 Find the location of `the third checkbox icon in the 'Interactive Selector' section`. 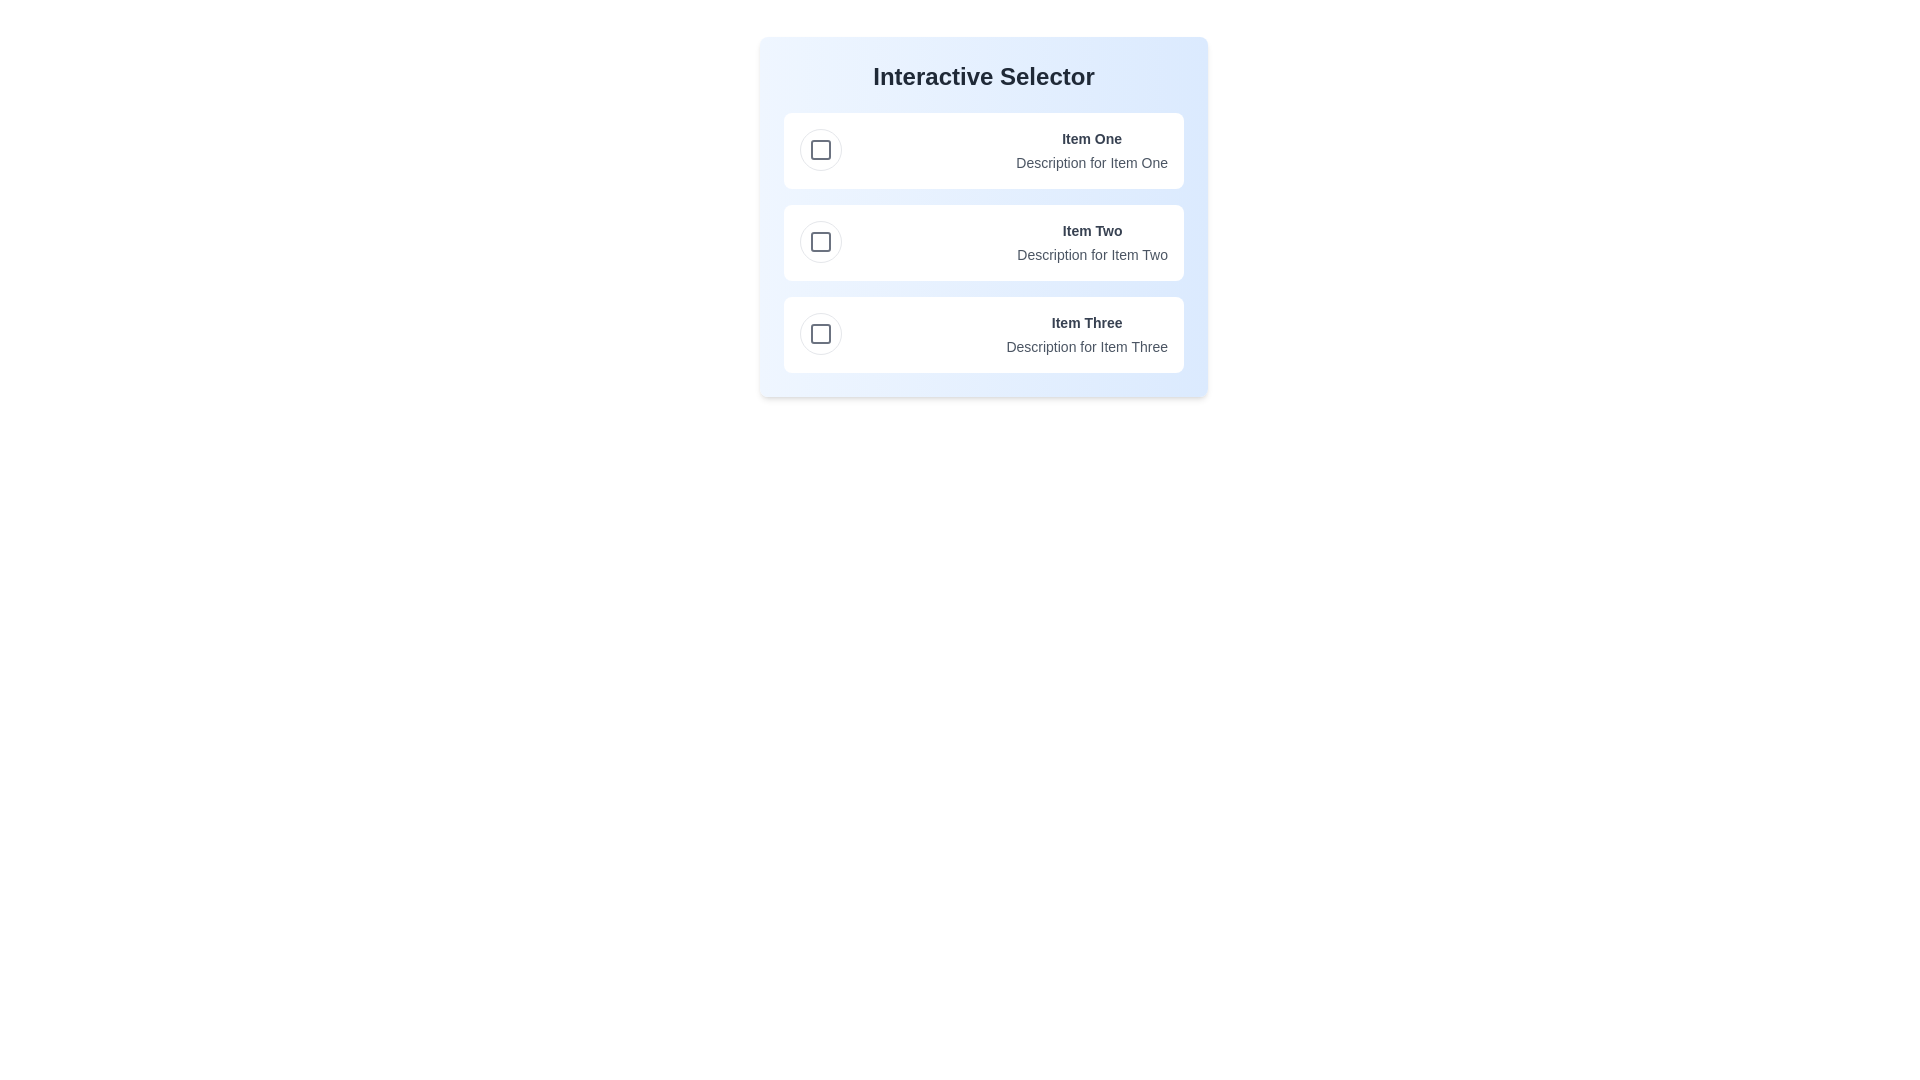

the third checkbox icon in the 'Interactive Selector' section is located at coordinates (820, 333).